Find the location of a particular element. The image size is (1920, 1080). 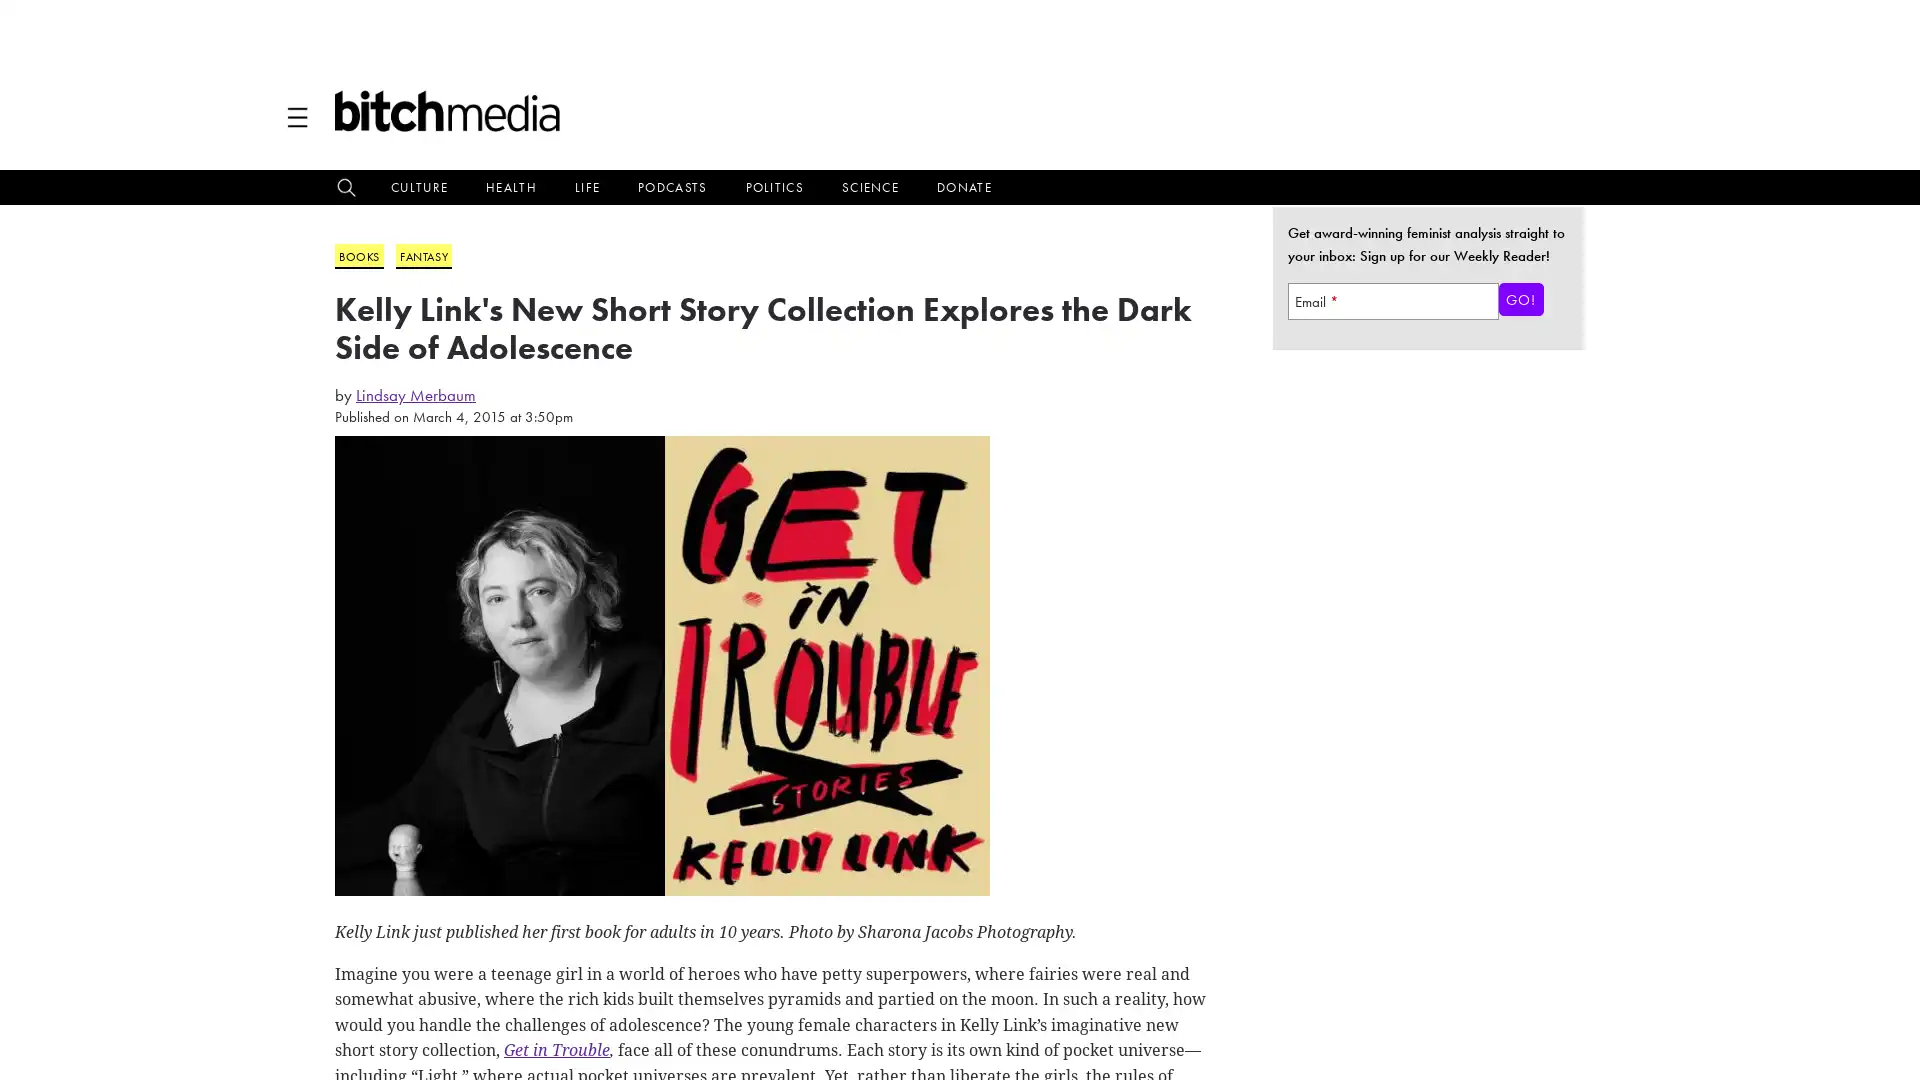

Go! is located at coordinates (1520, 299).